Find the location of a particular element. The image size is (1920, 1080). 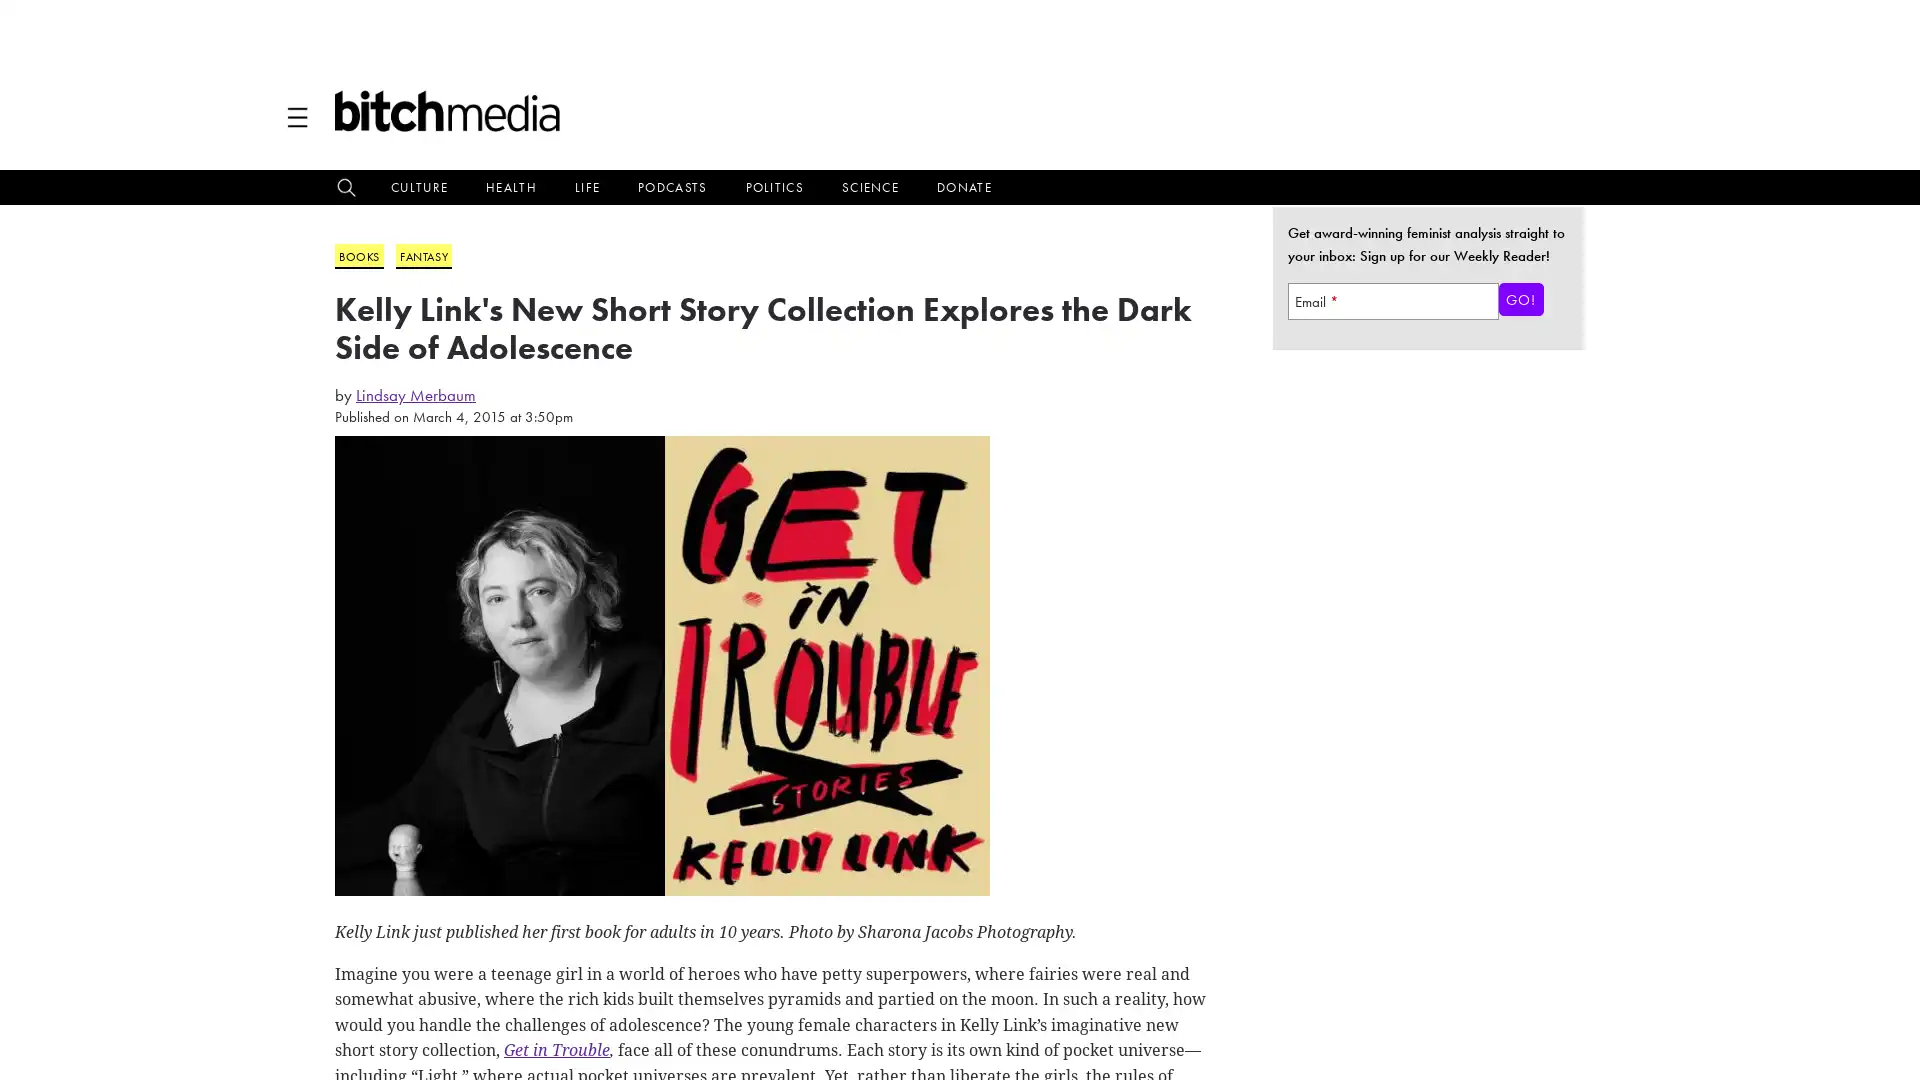

Go! is located at coordinates (1520, 299).